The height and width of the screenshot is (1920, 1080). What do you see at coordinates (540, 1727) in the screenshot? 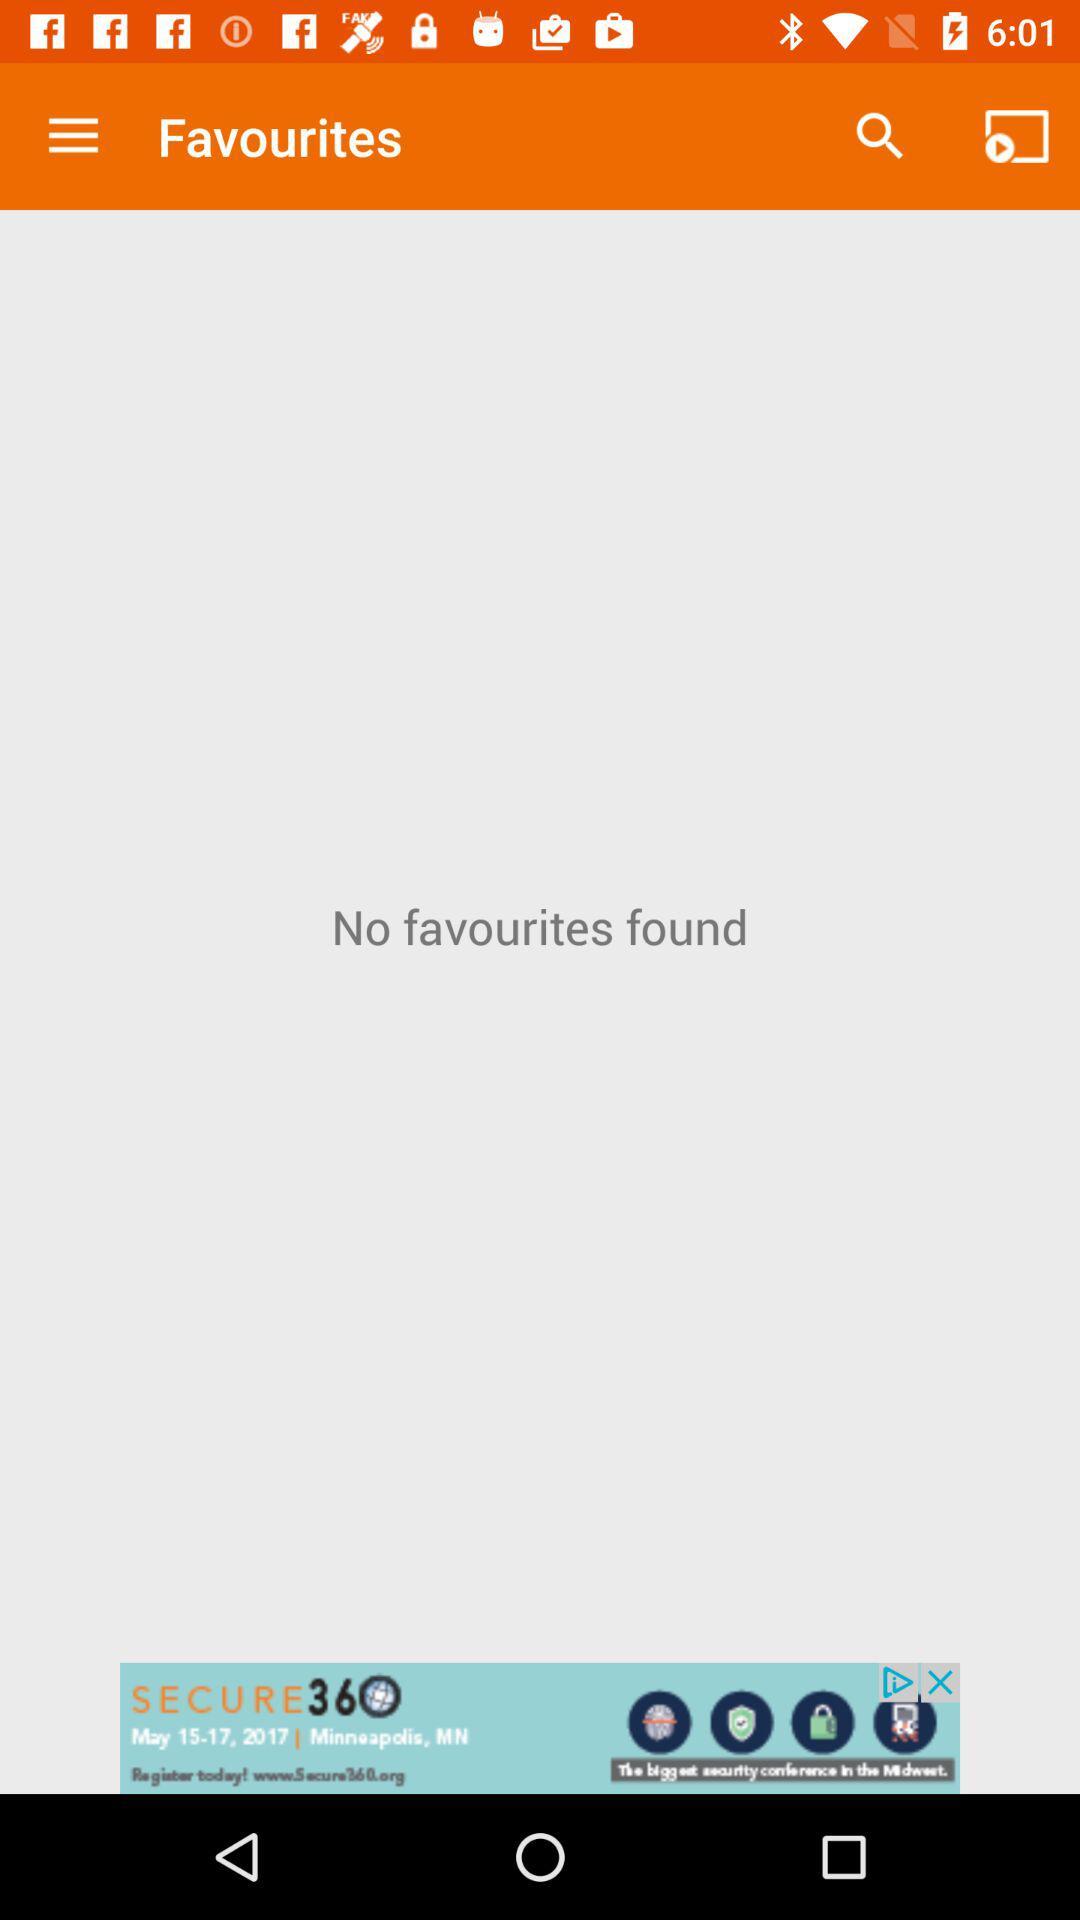
I see `advertisement area` at bounding box center [540, 1727].